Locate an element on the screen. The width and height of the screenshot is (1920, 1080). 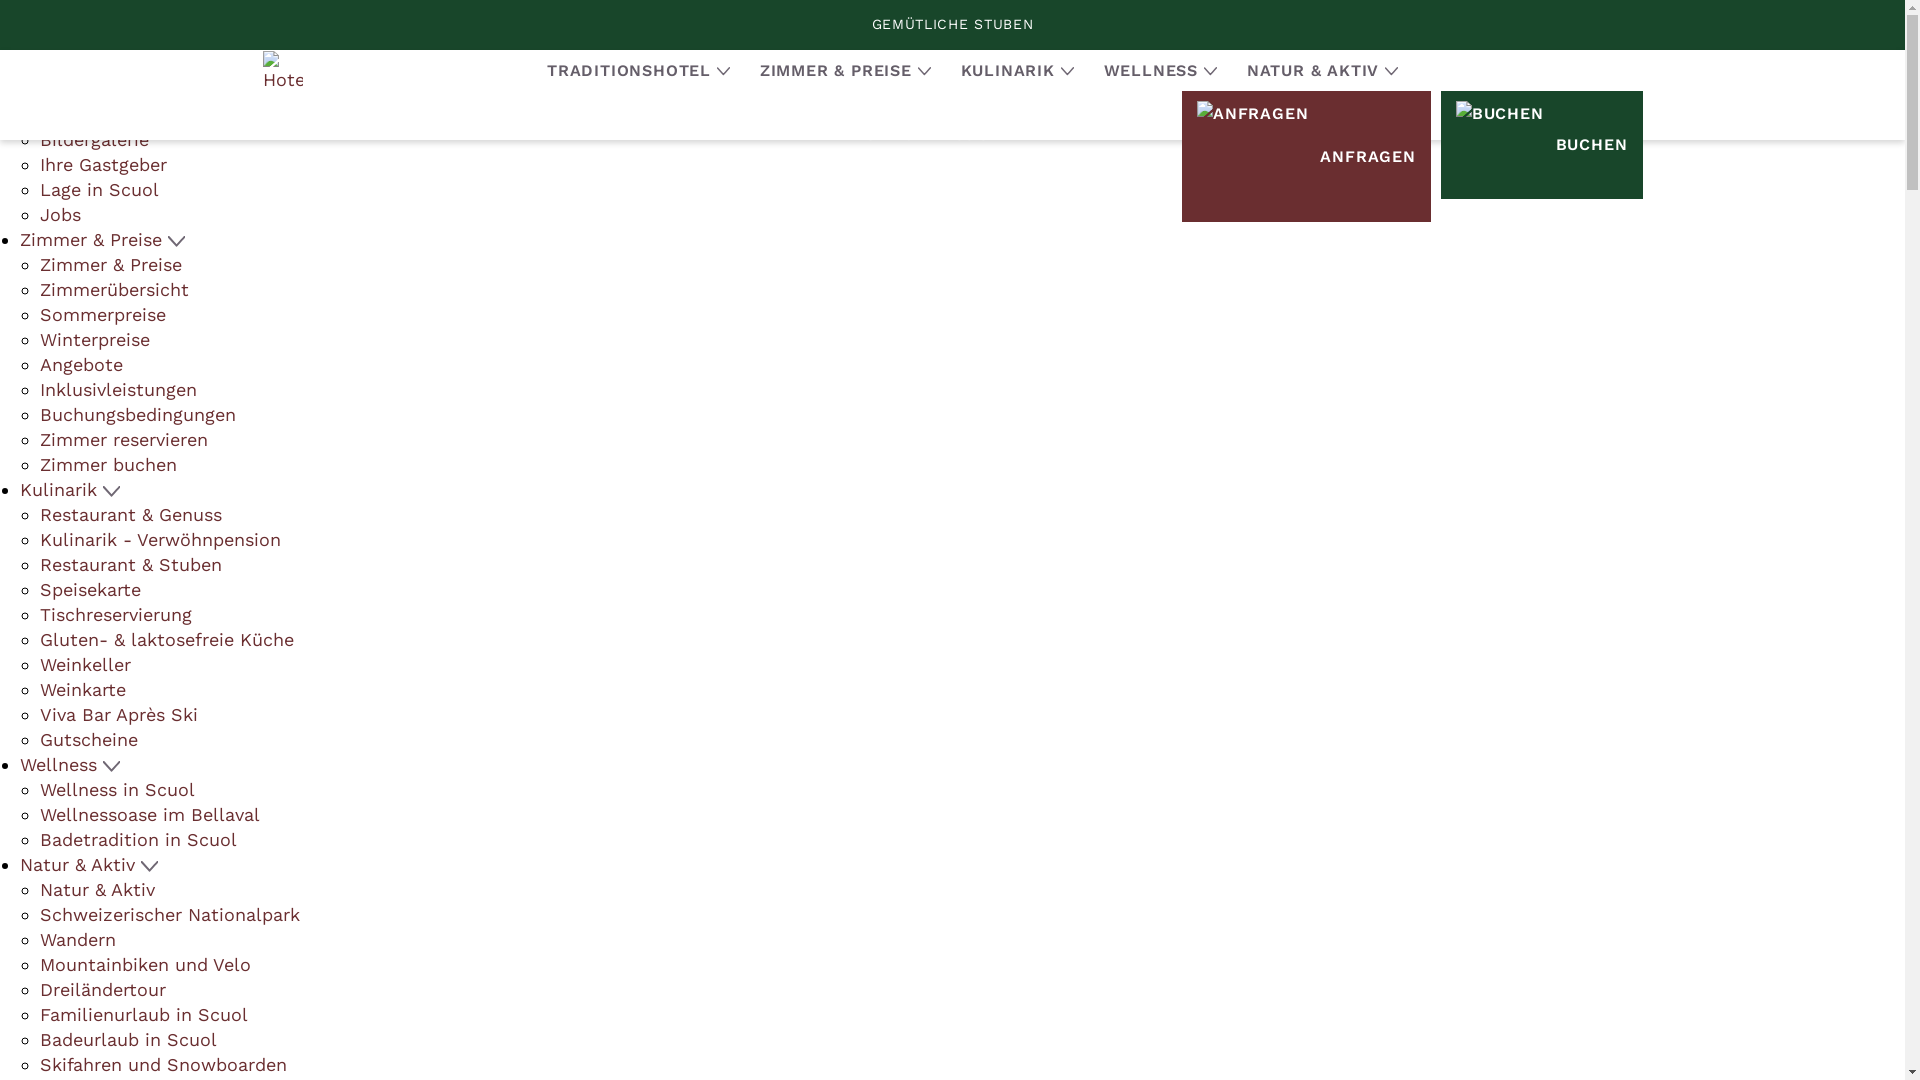
'Speisekarte' is located at coordinates (39, 588).